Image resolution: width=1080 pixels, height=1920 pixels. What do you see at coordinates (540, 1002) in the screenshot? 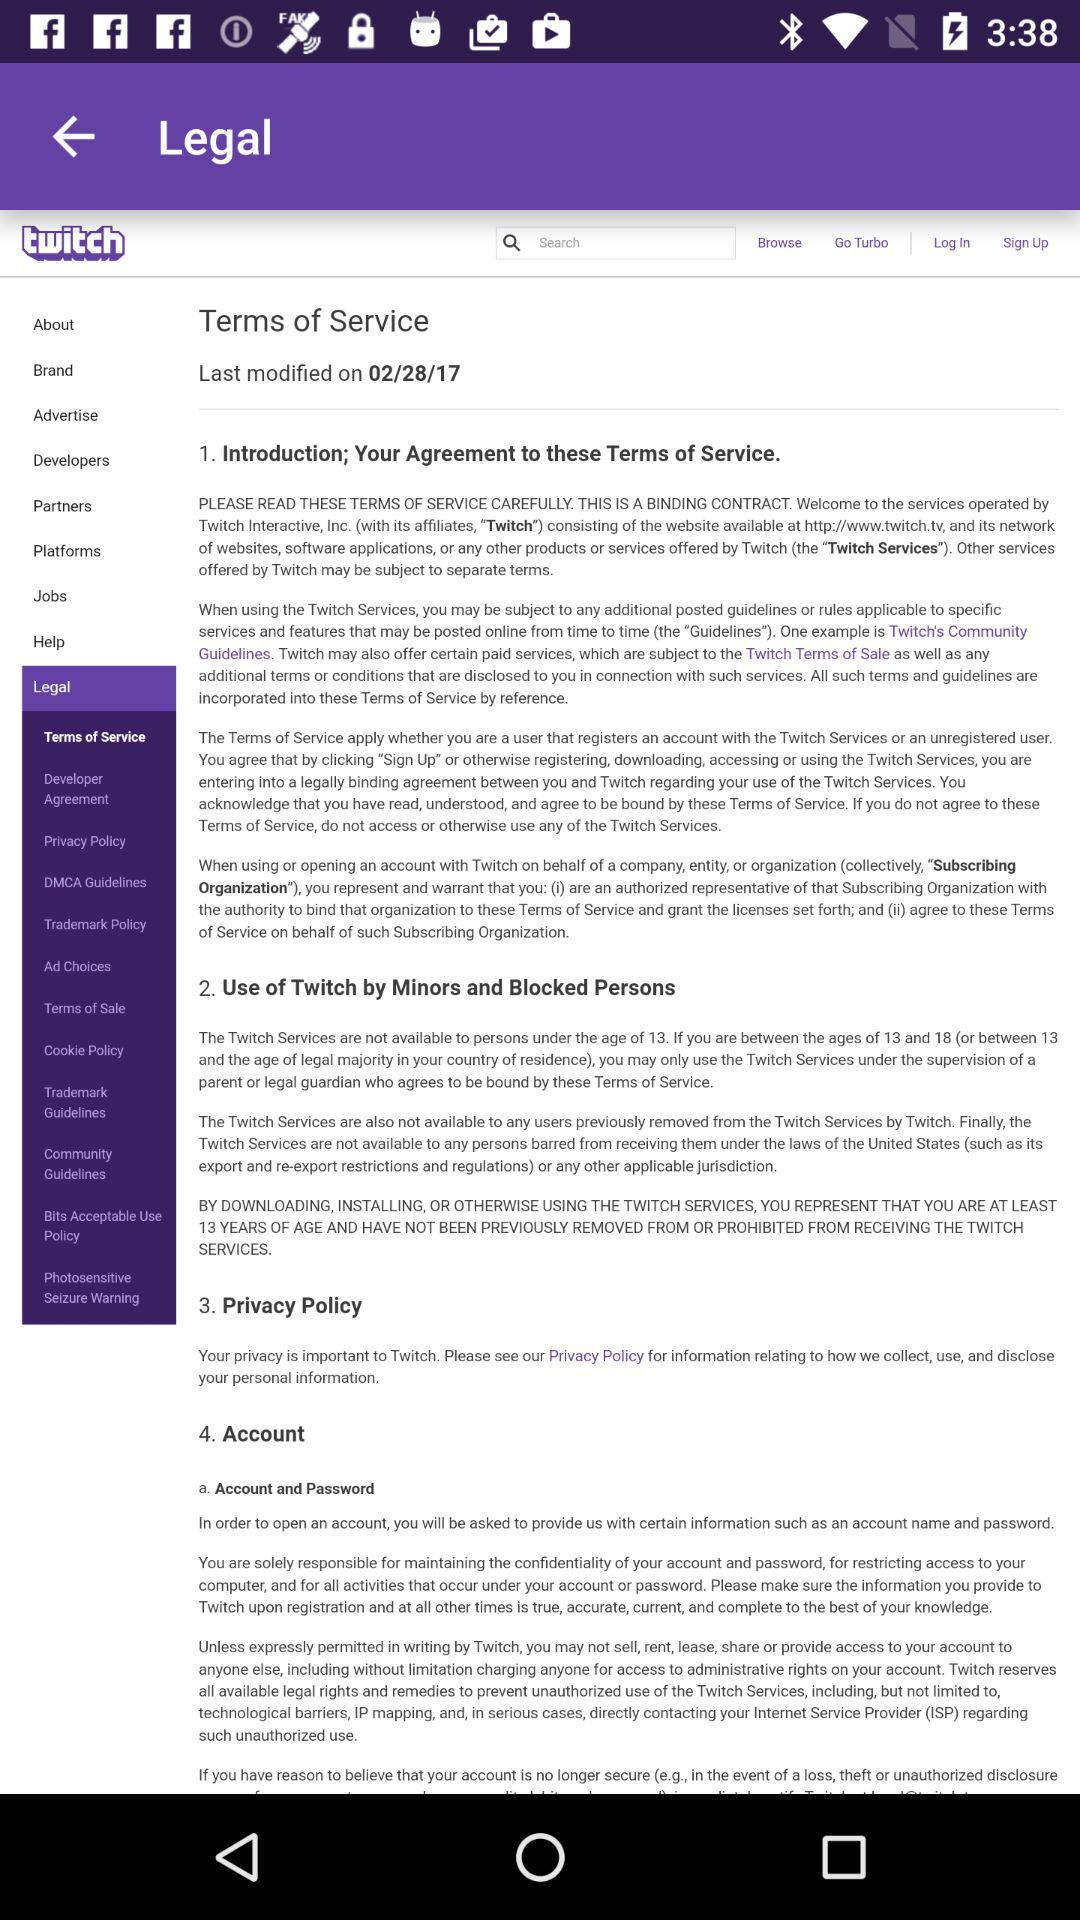
I see `terms of service page` at bounding box center [540, 1002].